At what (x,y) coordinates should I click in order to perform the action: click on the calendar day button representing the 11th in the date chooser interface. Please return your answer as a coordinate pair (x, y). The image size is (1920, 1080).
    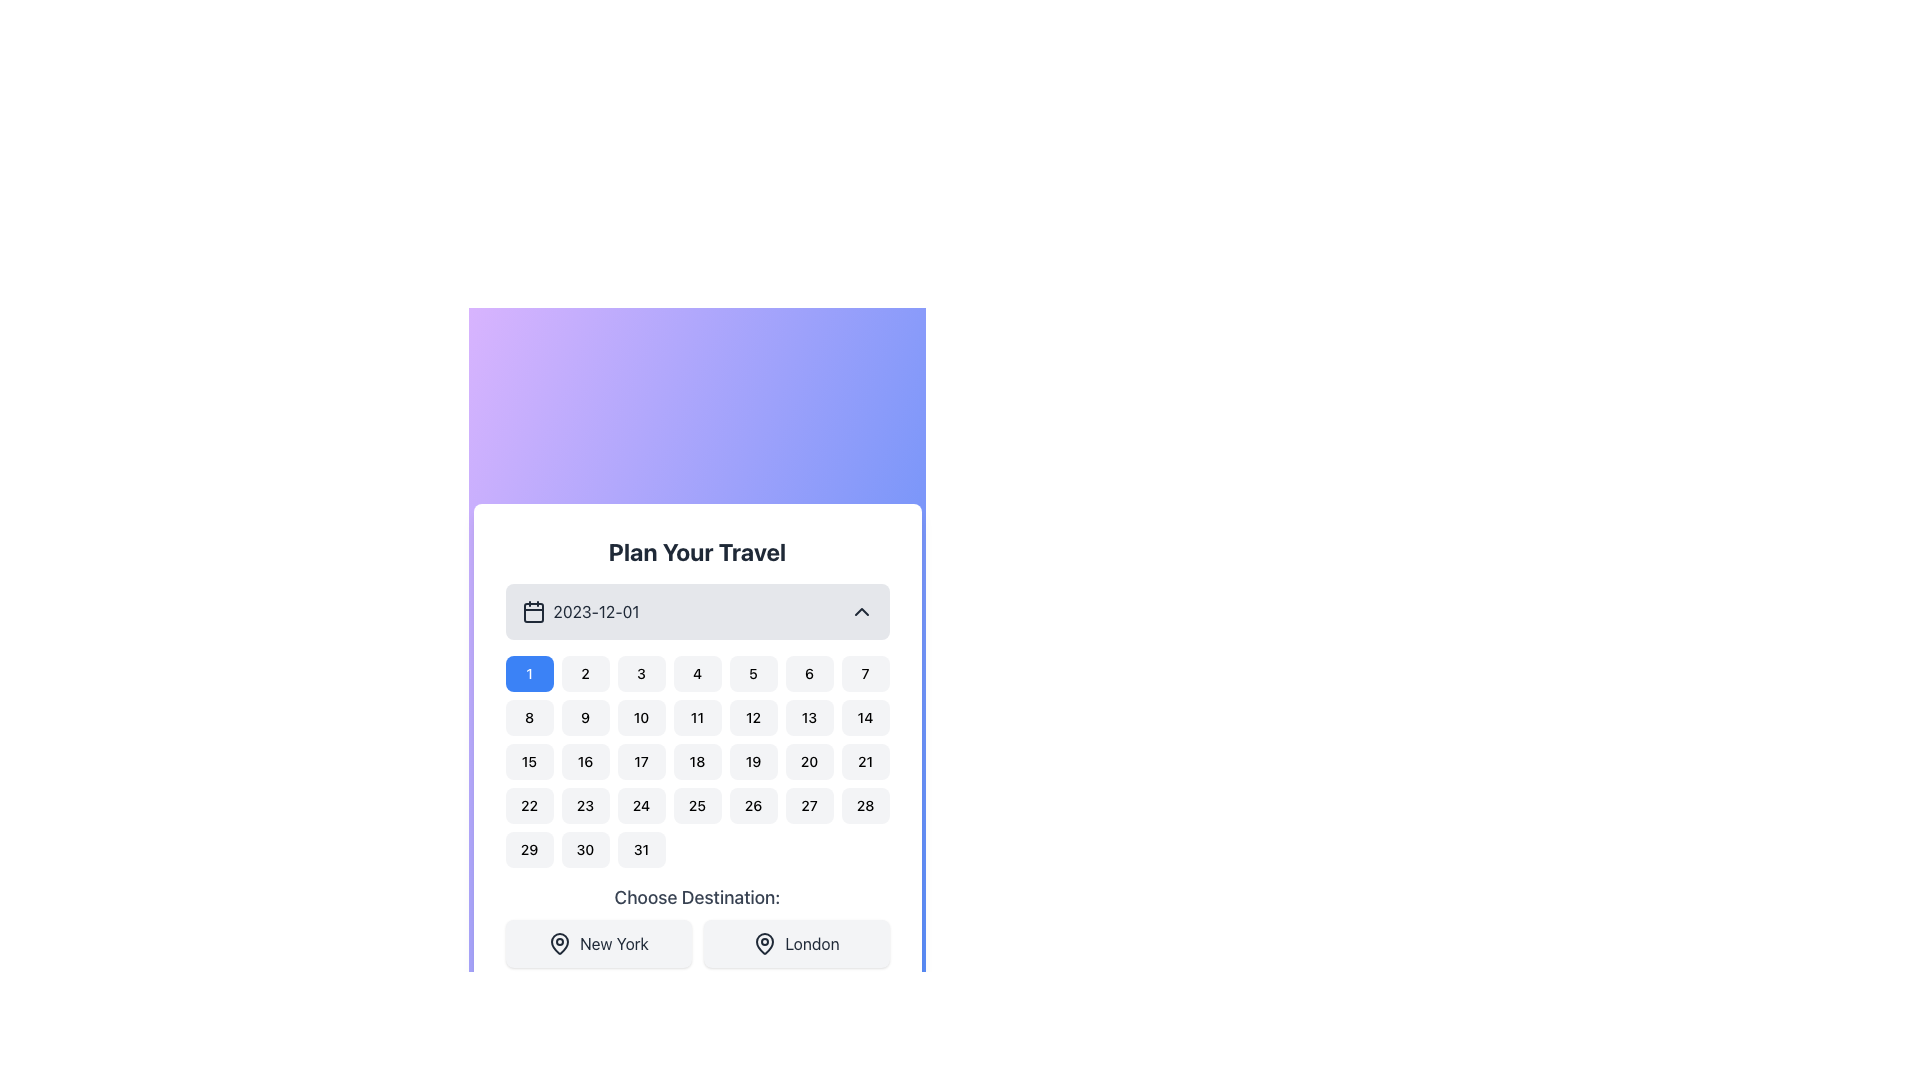
    Looking at the image, I should click on (697, 716).